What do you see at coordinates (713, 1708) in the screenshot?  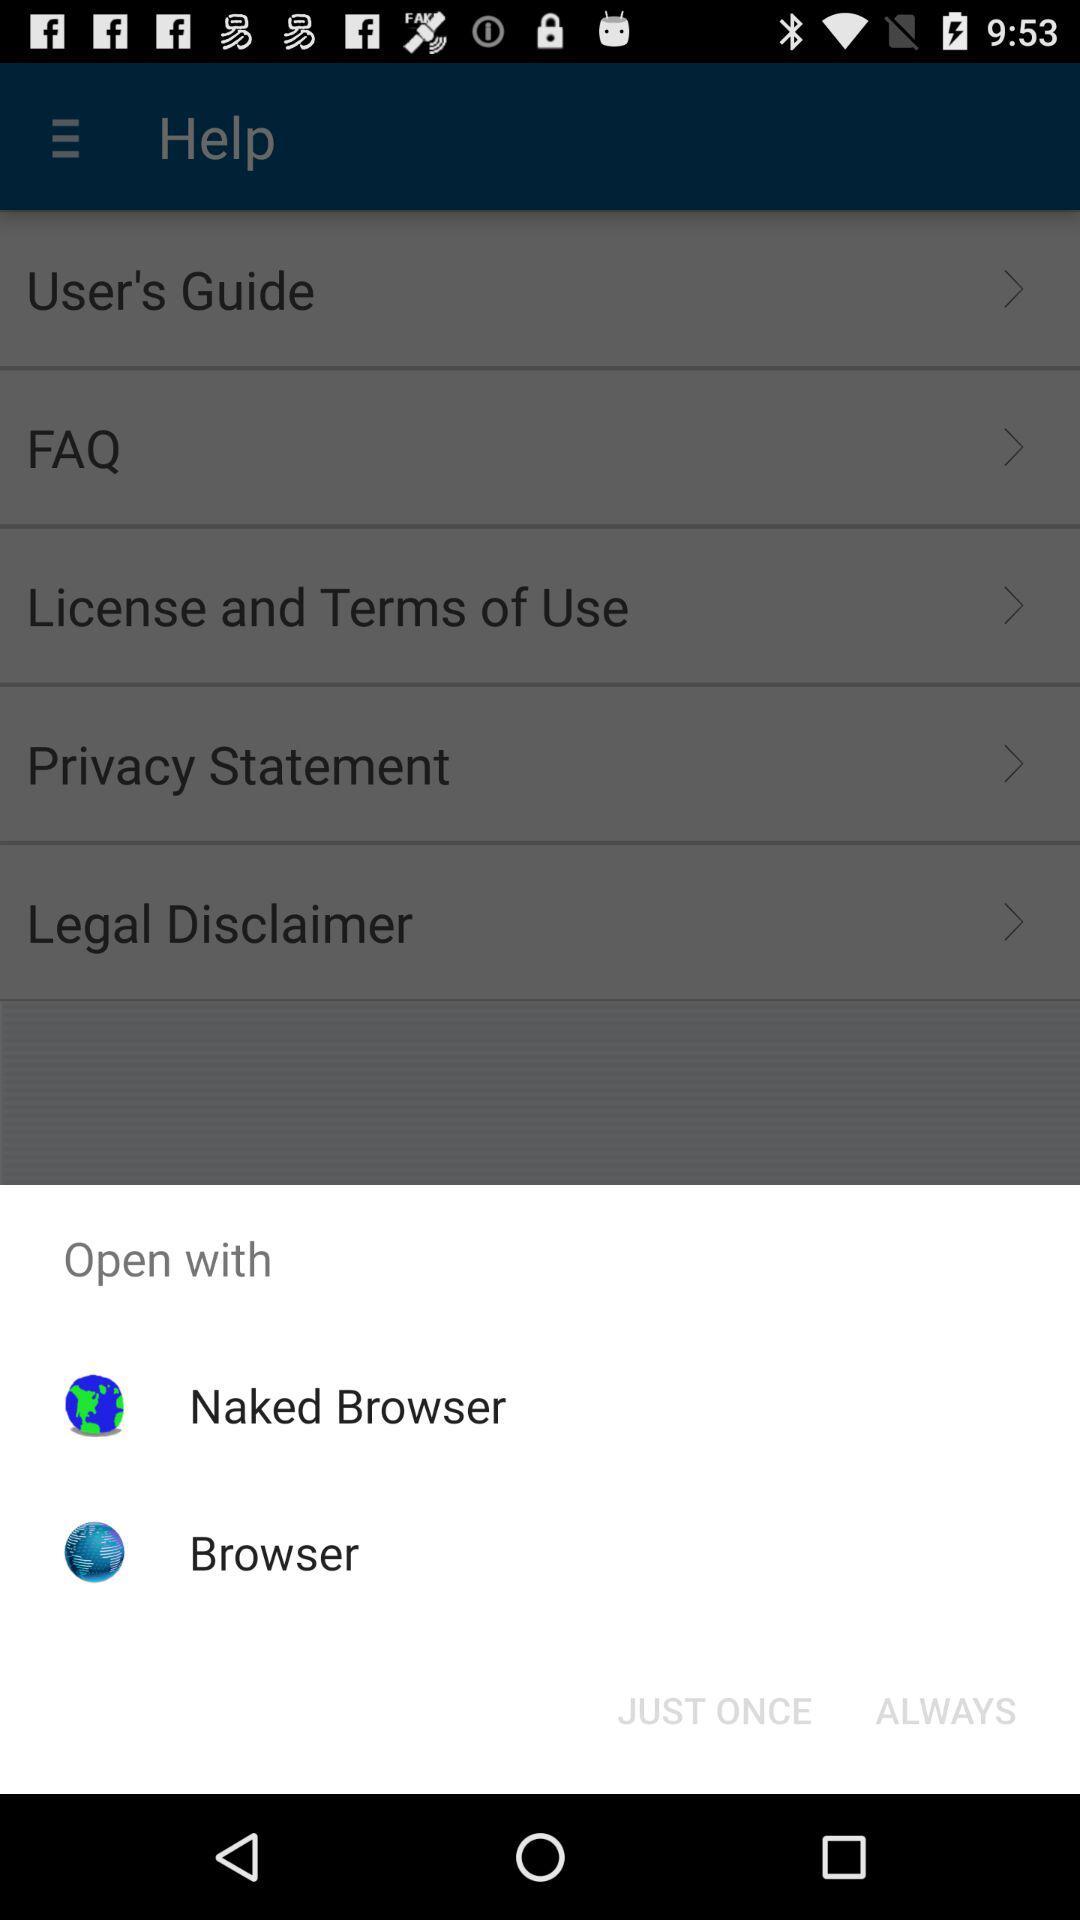 I see `item next to always icon` at bounding box center [713, 1708].